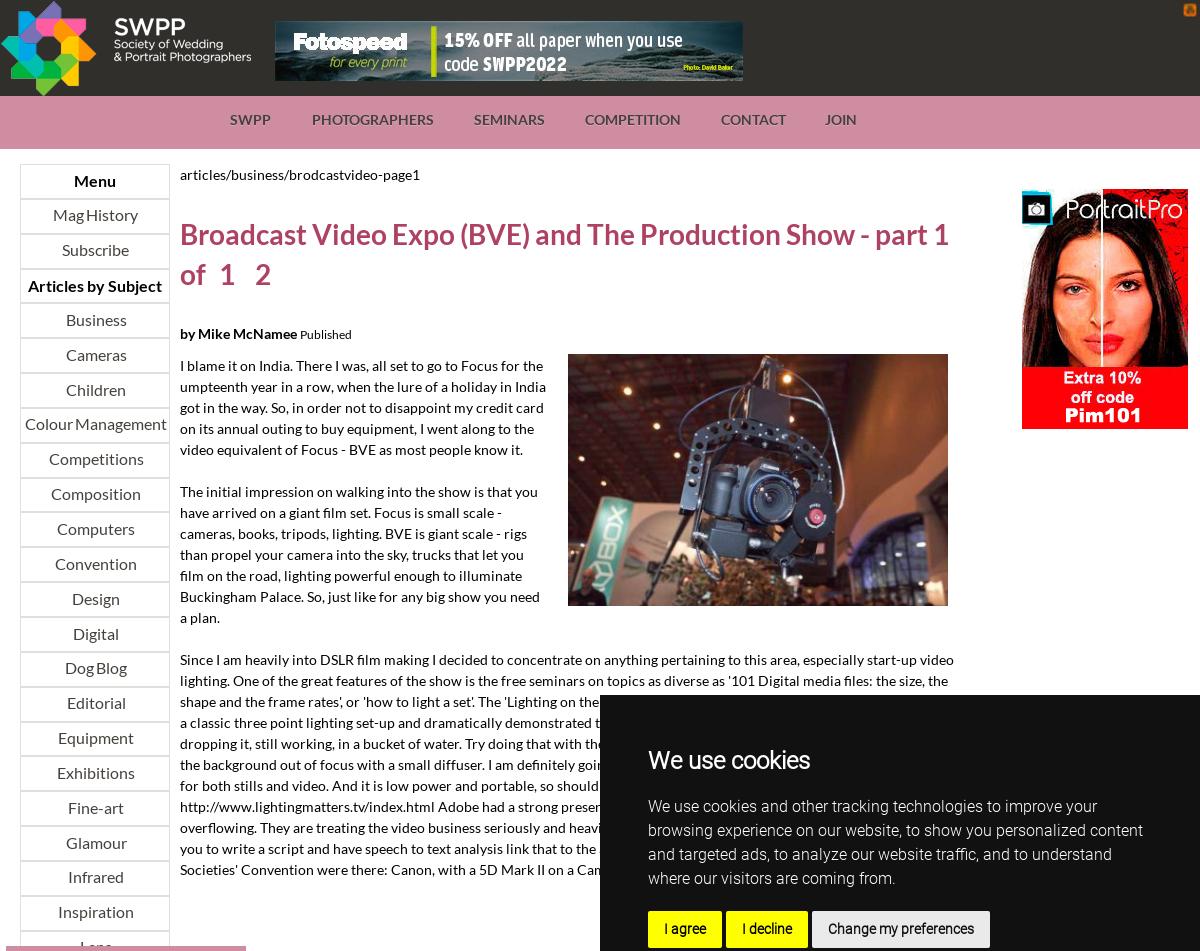 Image resolution: width=1200 pixels, height=951 pixels. Describe the element at coordinates (326, 333) in the screenshot. I see `'Published'` at that location.